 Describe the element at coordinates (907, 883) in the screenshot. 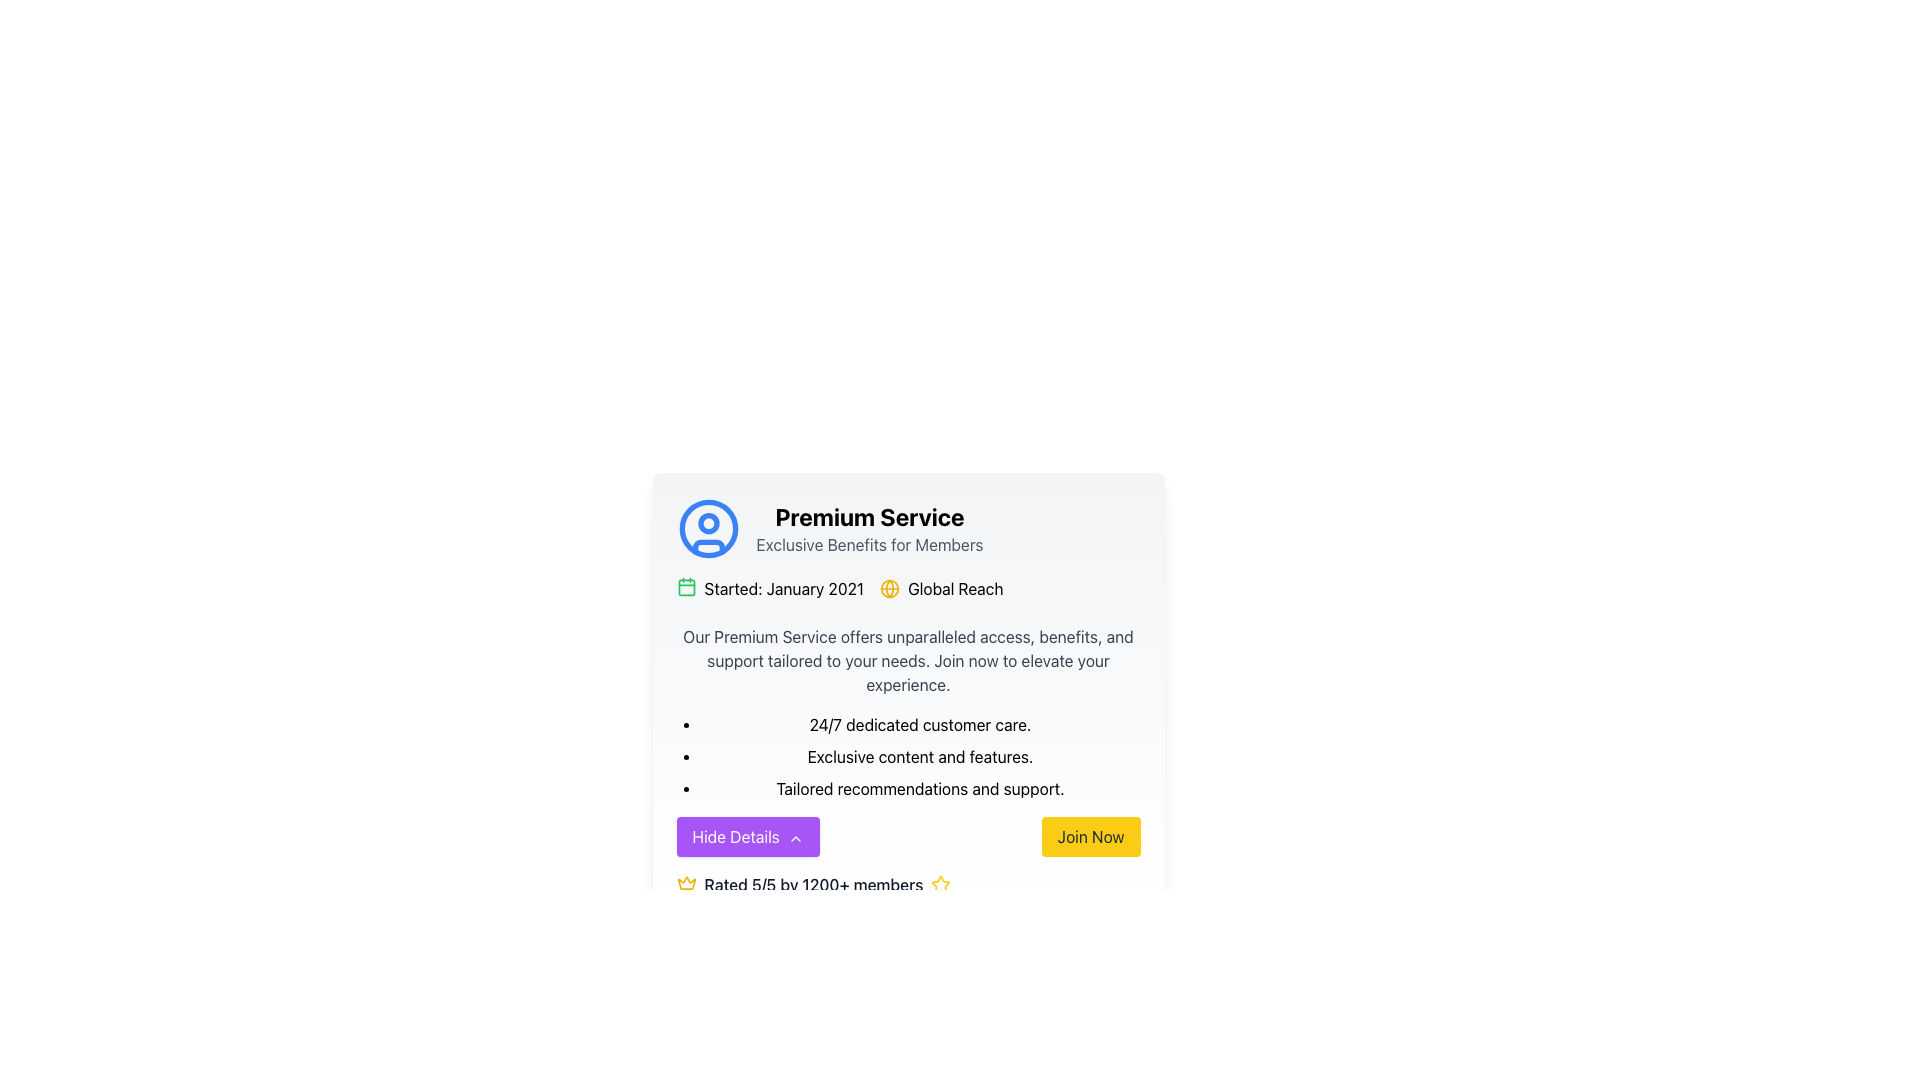

I see `testimonial or rating indicator located at the bottom of the premium membership details card, beneath the 'Hide Details' and 'Join Now' buttons` at that location.